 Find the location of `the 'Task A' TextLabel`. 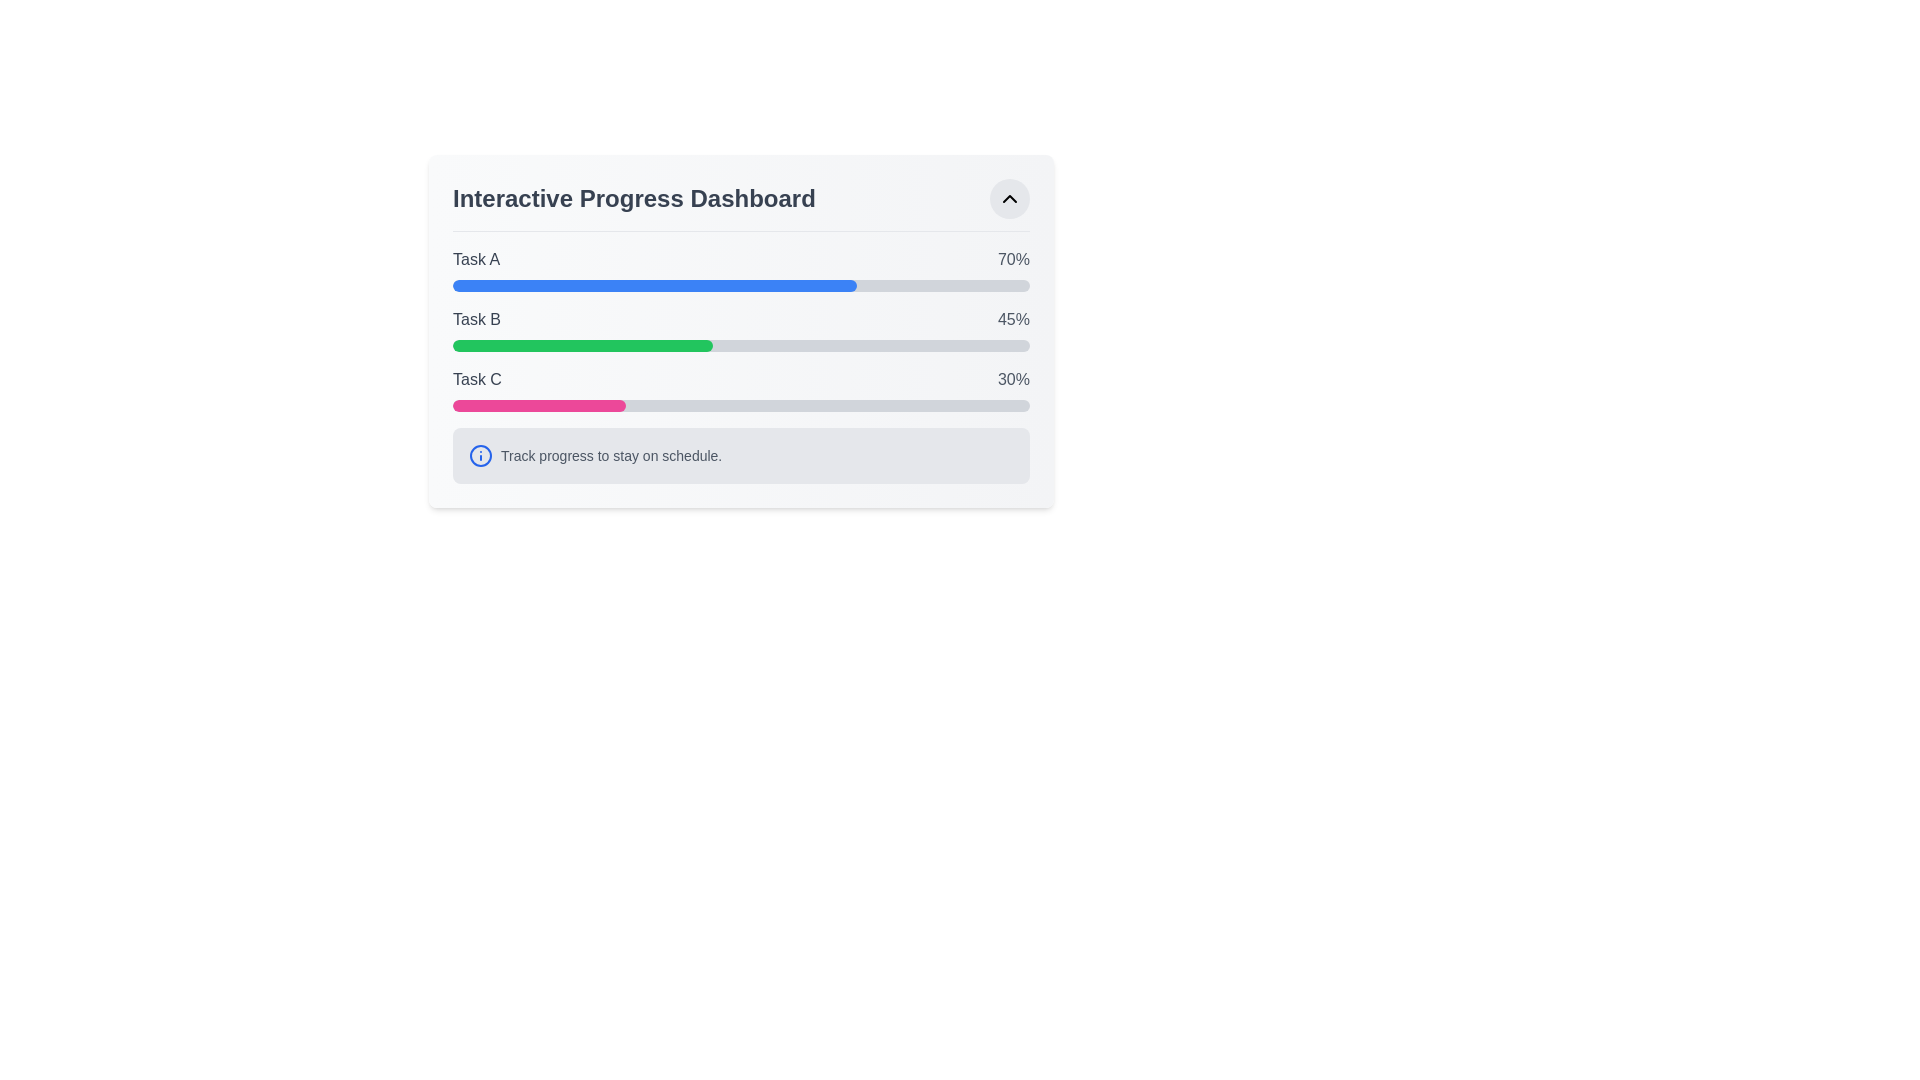

the 'Task A' TextLabel is located at coordinates (475, 258).